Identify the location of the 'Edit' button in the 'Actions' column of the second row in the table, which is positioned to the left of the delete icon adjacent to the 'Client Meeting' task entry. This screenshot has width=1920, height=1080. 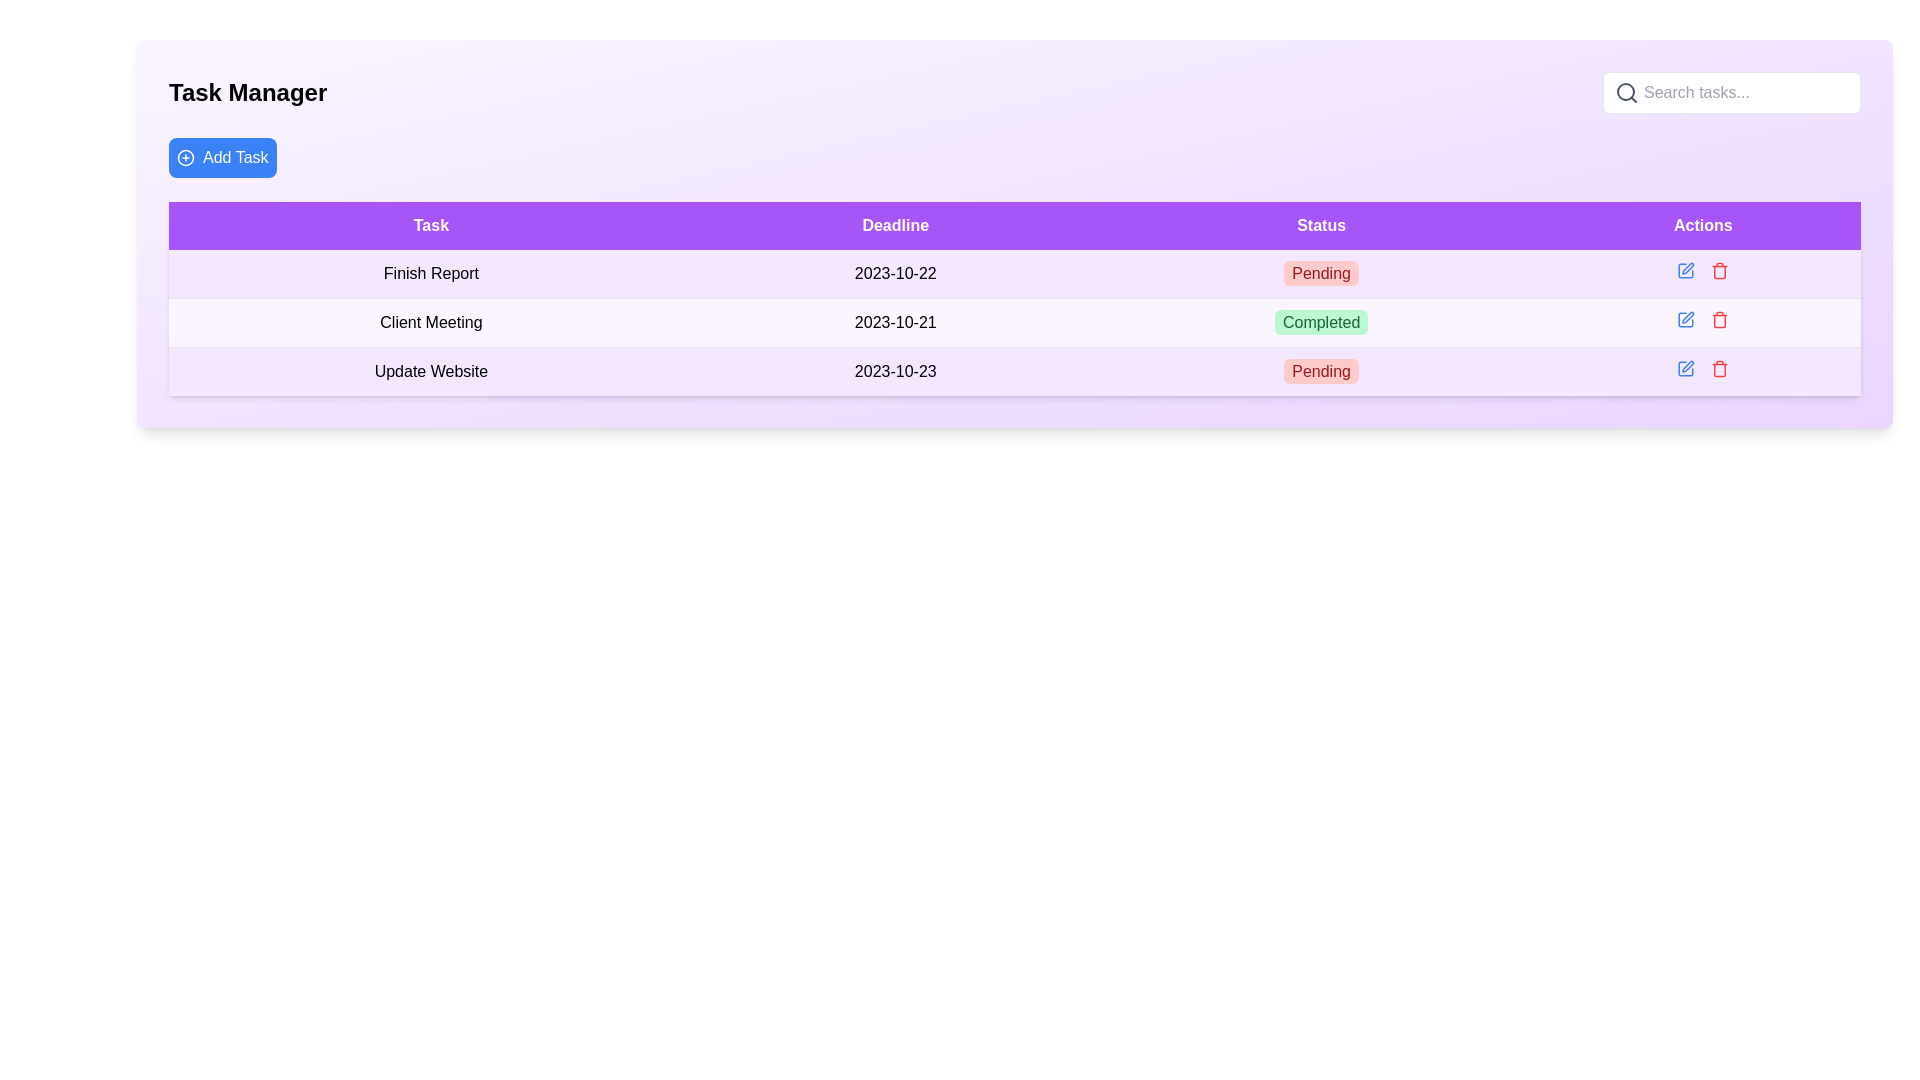
(1685, 270).